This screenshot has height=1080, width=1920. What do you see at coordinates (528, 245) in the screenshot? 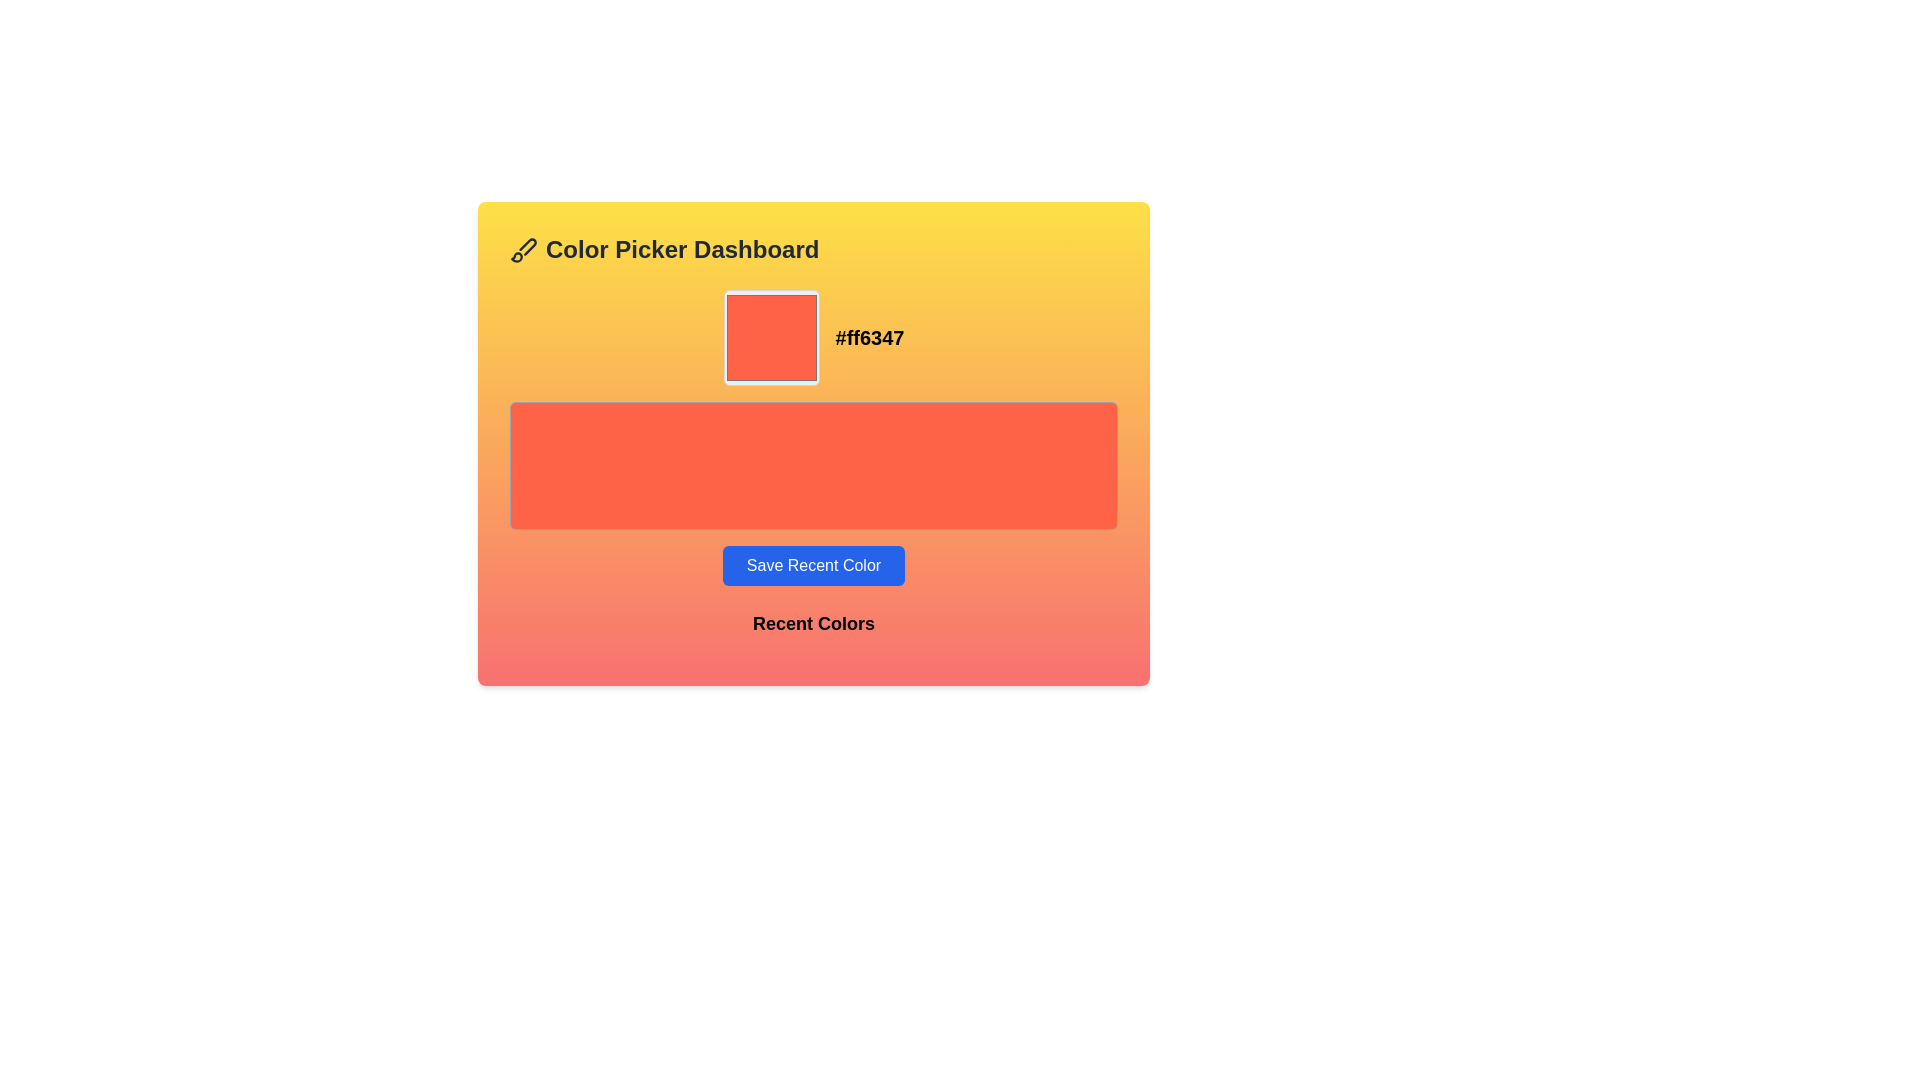
I see `the graphical icon component representing a brush, located next to the 'Color Picker Dashboard' header` at bounding box center [528, 245].